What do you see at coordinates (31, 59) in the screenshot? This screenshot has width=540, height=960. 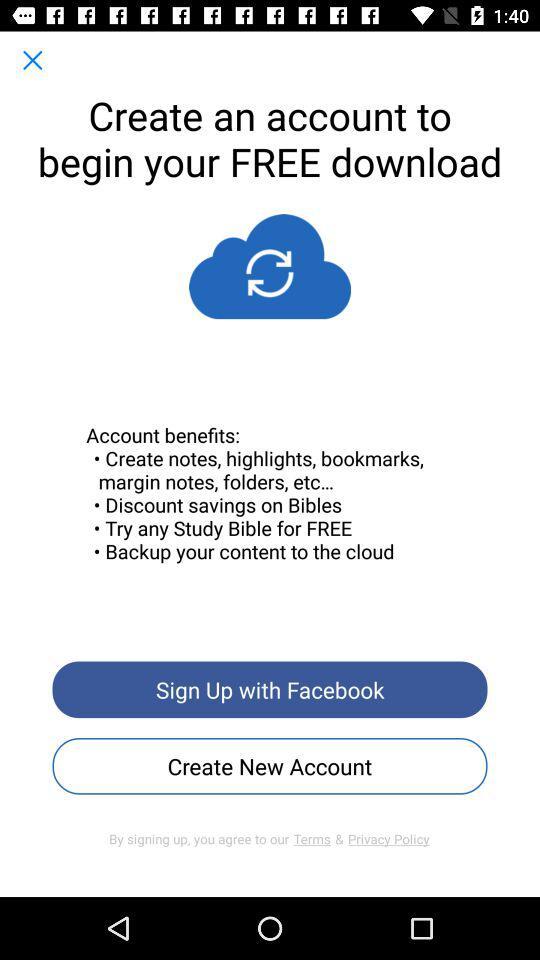 I see `the close icon` at bounding box center [31, 59].